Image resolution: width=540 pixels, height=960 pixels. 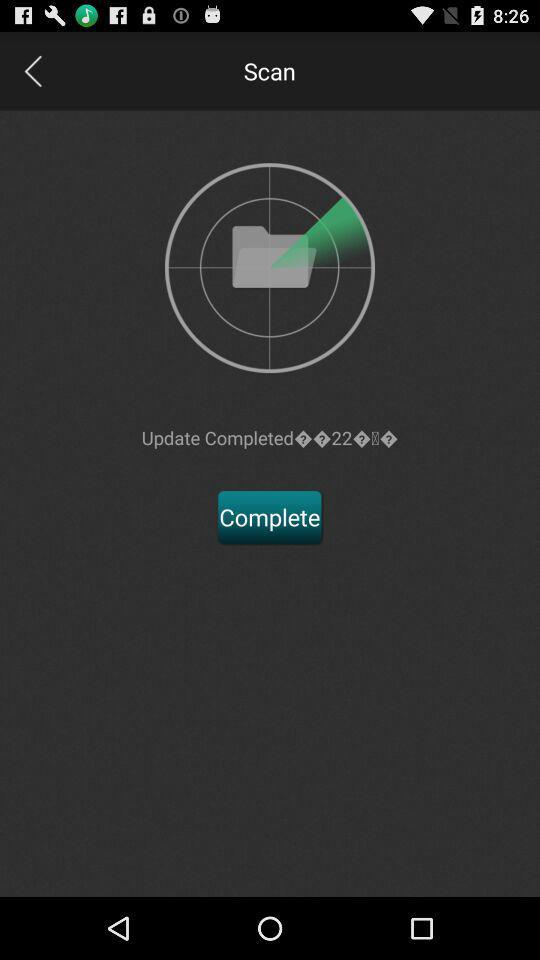 I want to click on the arrow_backward icon, so click(x=31, y=75).